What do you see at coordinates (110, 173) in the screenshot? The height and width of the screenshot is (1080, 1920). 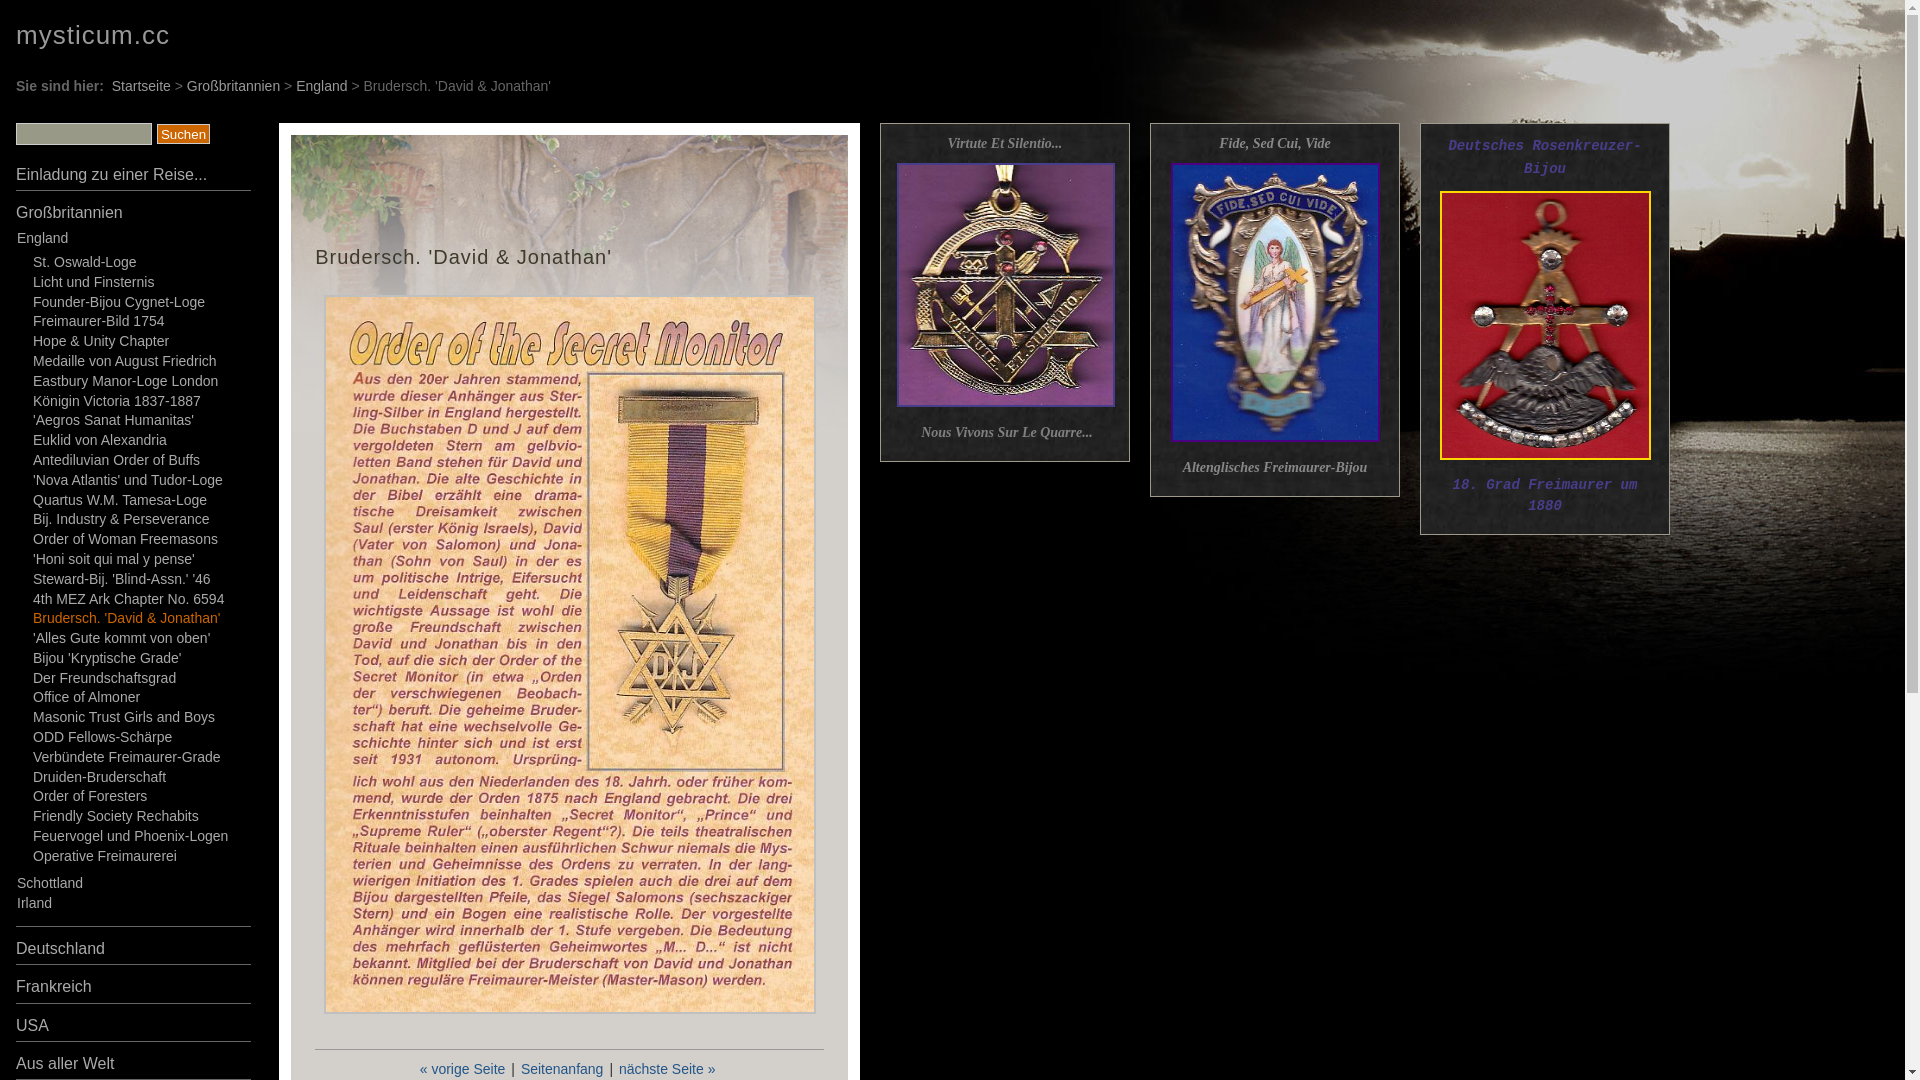 I see `'Einladung zu einer Reise...'` at bounding box center [110, 173].